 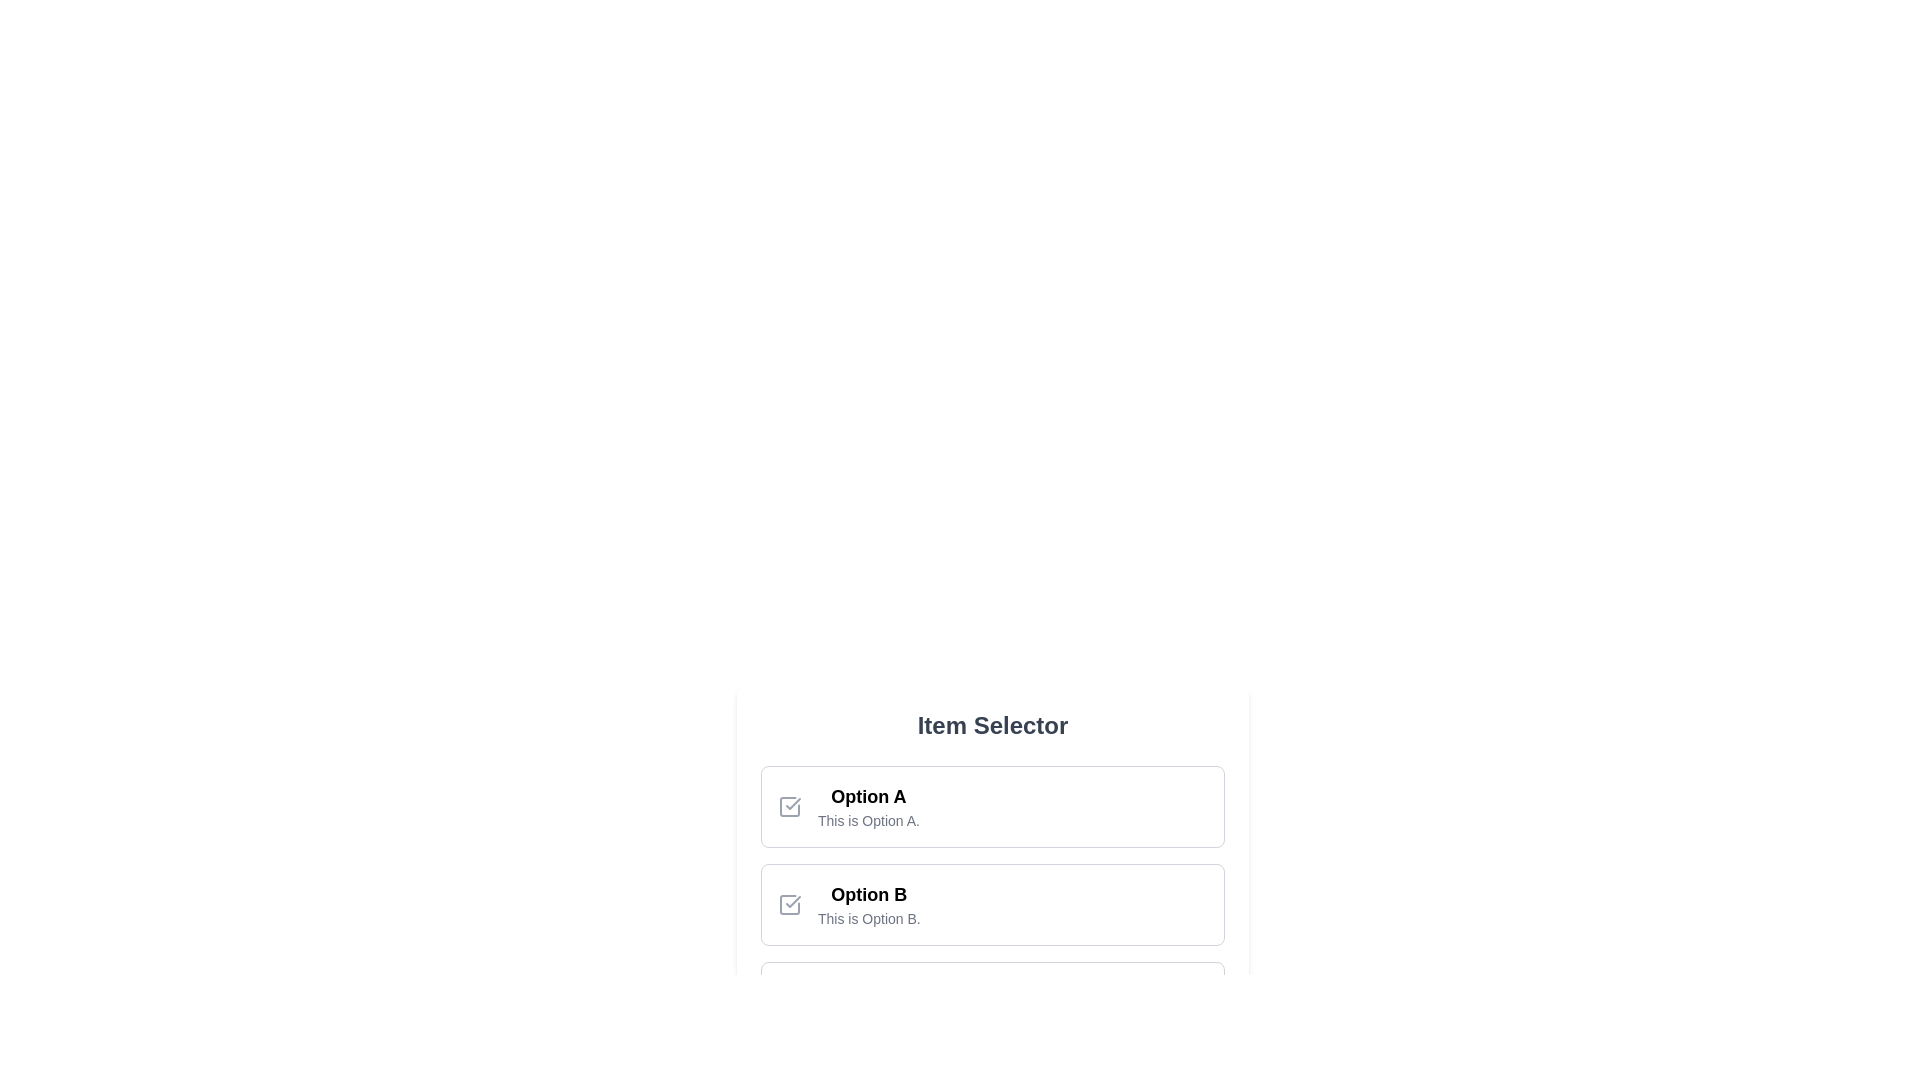 What do you see at coordinates (869, 905) in the screenshot?
I see `the text label that displays 'Option B' with the description 'This is Option B.' positioned below it in the vertical list` at bounding box center [869, 905].